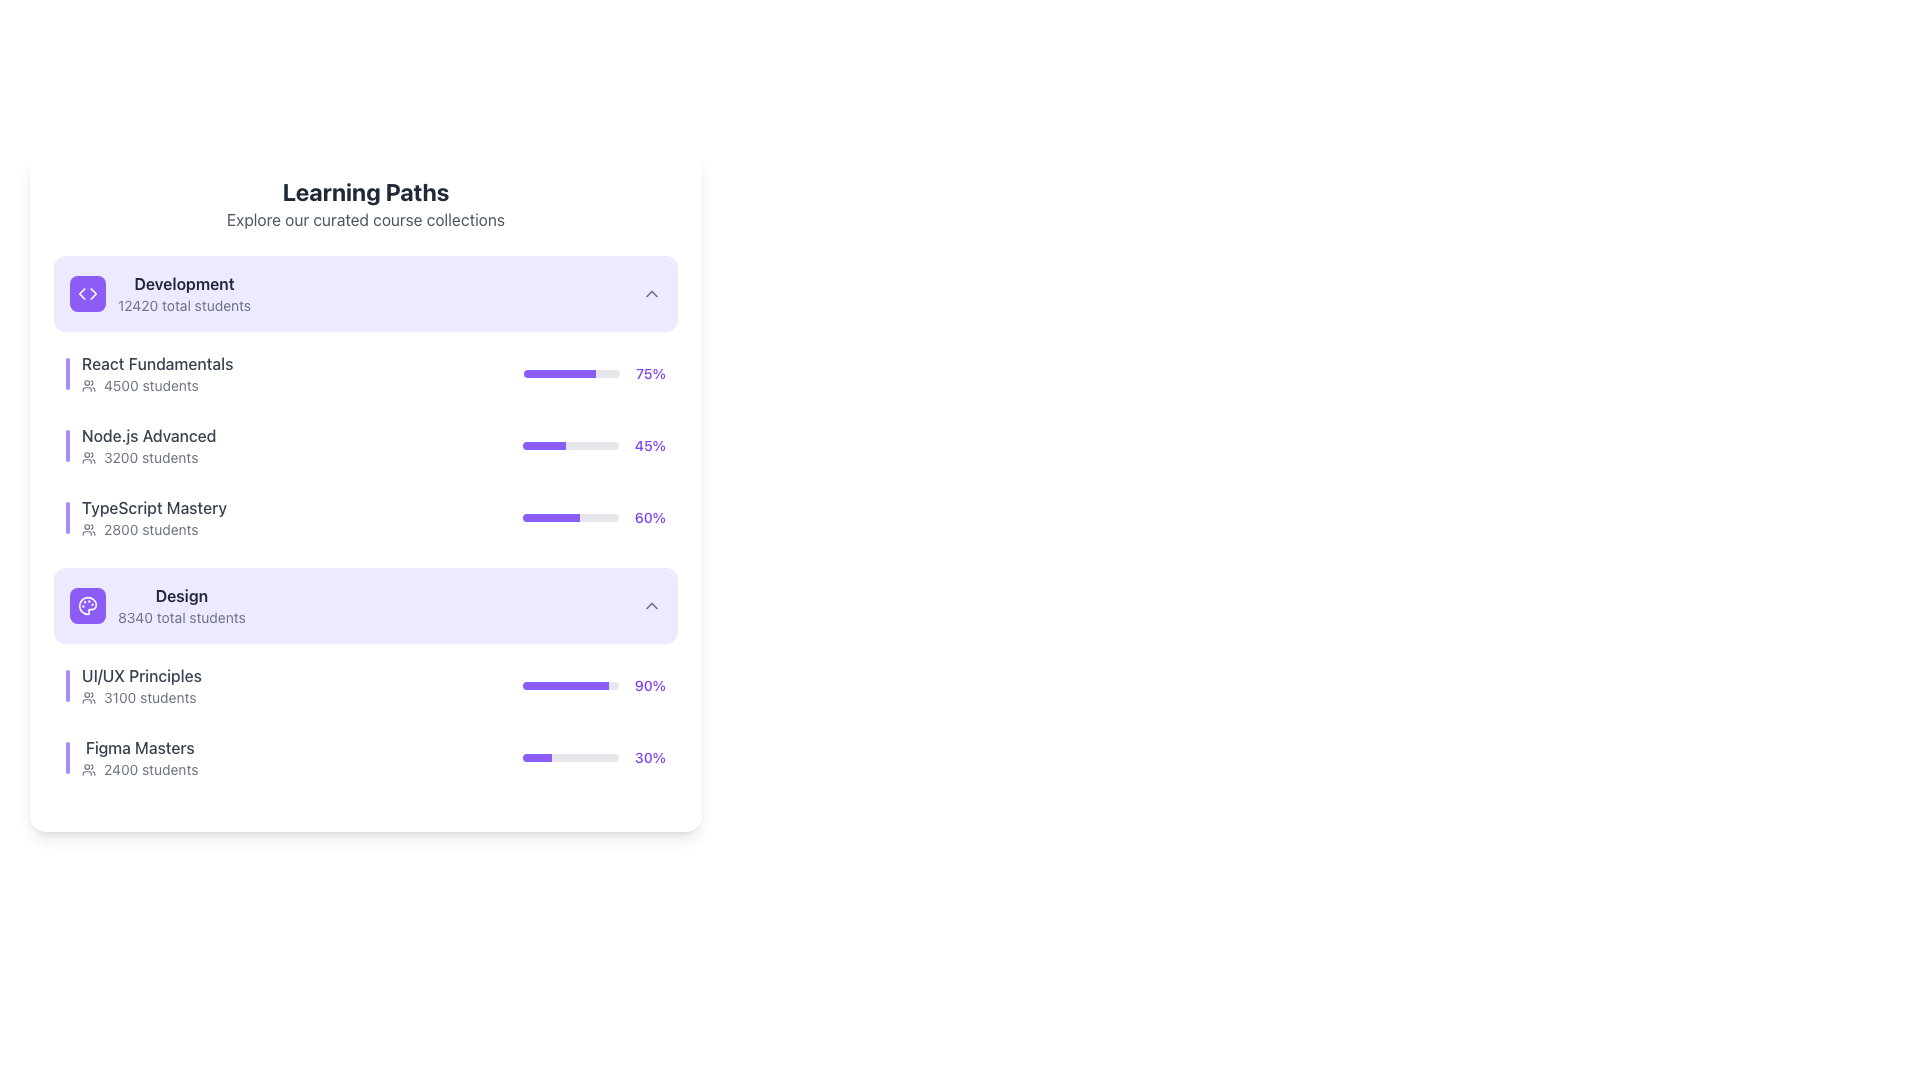  What do you see at coordinates (150, 528) in the screenshot?
I see `the text display showing '2800 students', which is the third entry in the list of courses under the 'Development' section, positioned below 'Node.js Advanced'` at bounding box center [150, 528].